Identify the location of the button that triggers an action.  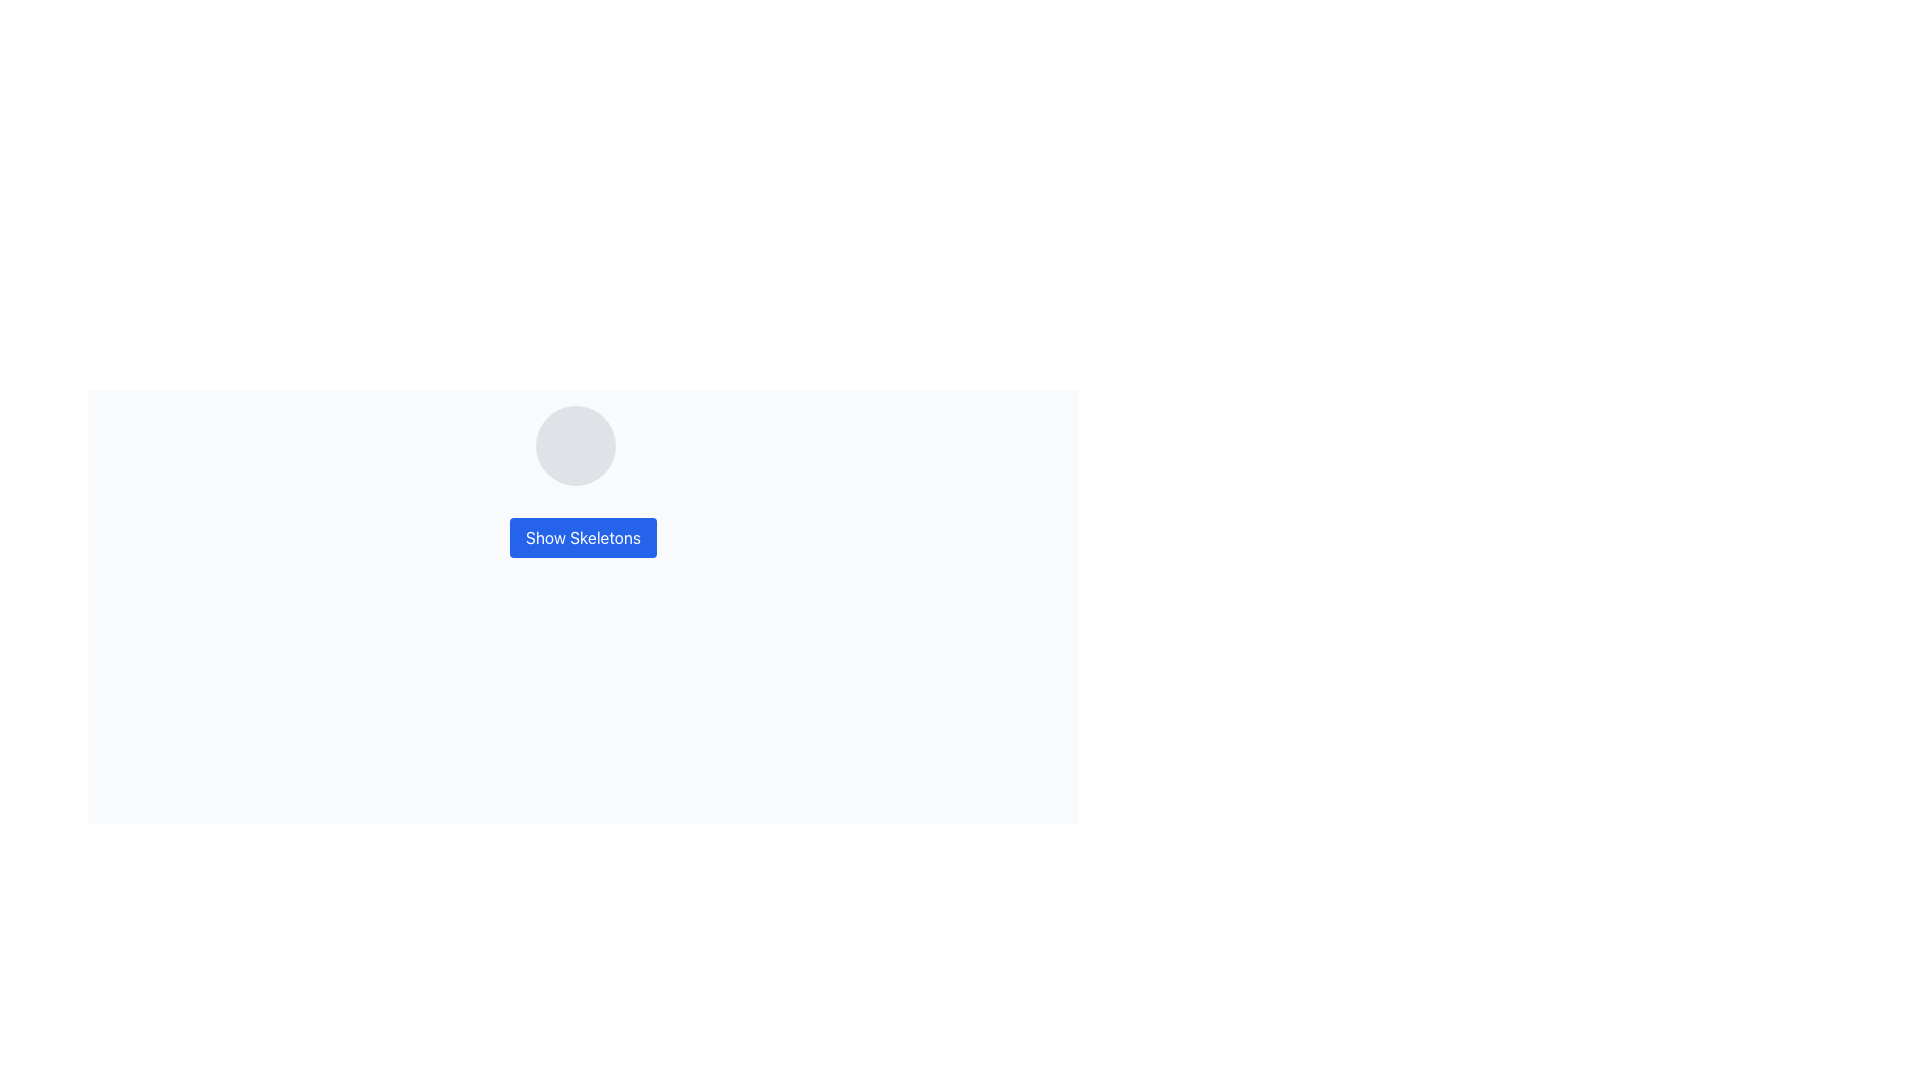
(582, 536).